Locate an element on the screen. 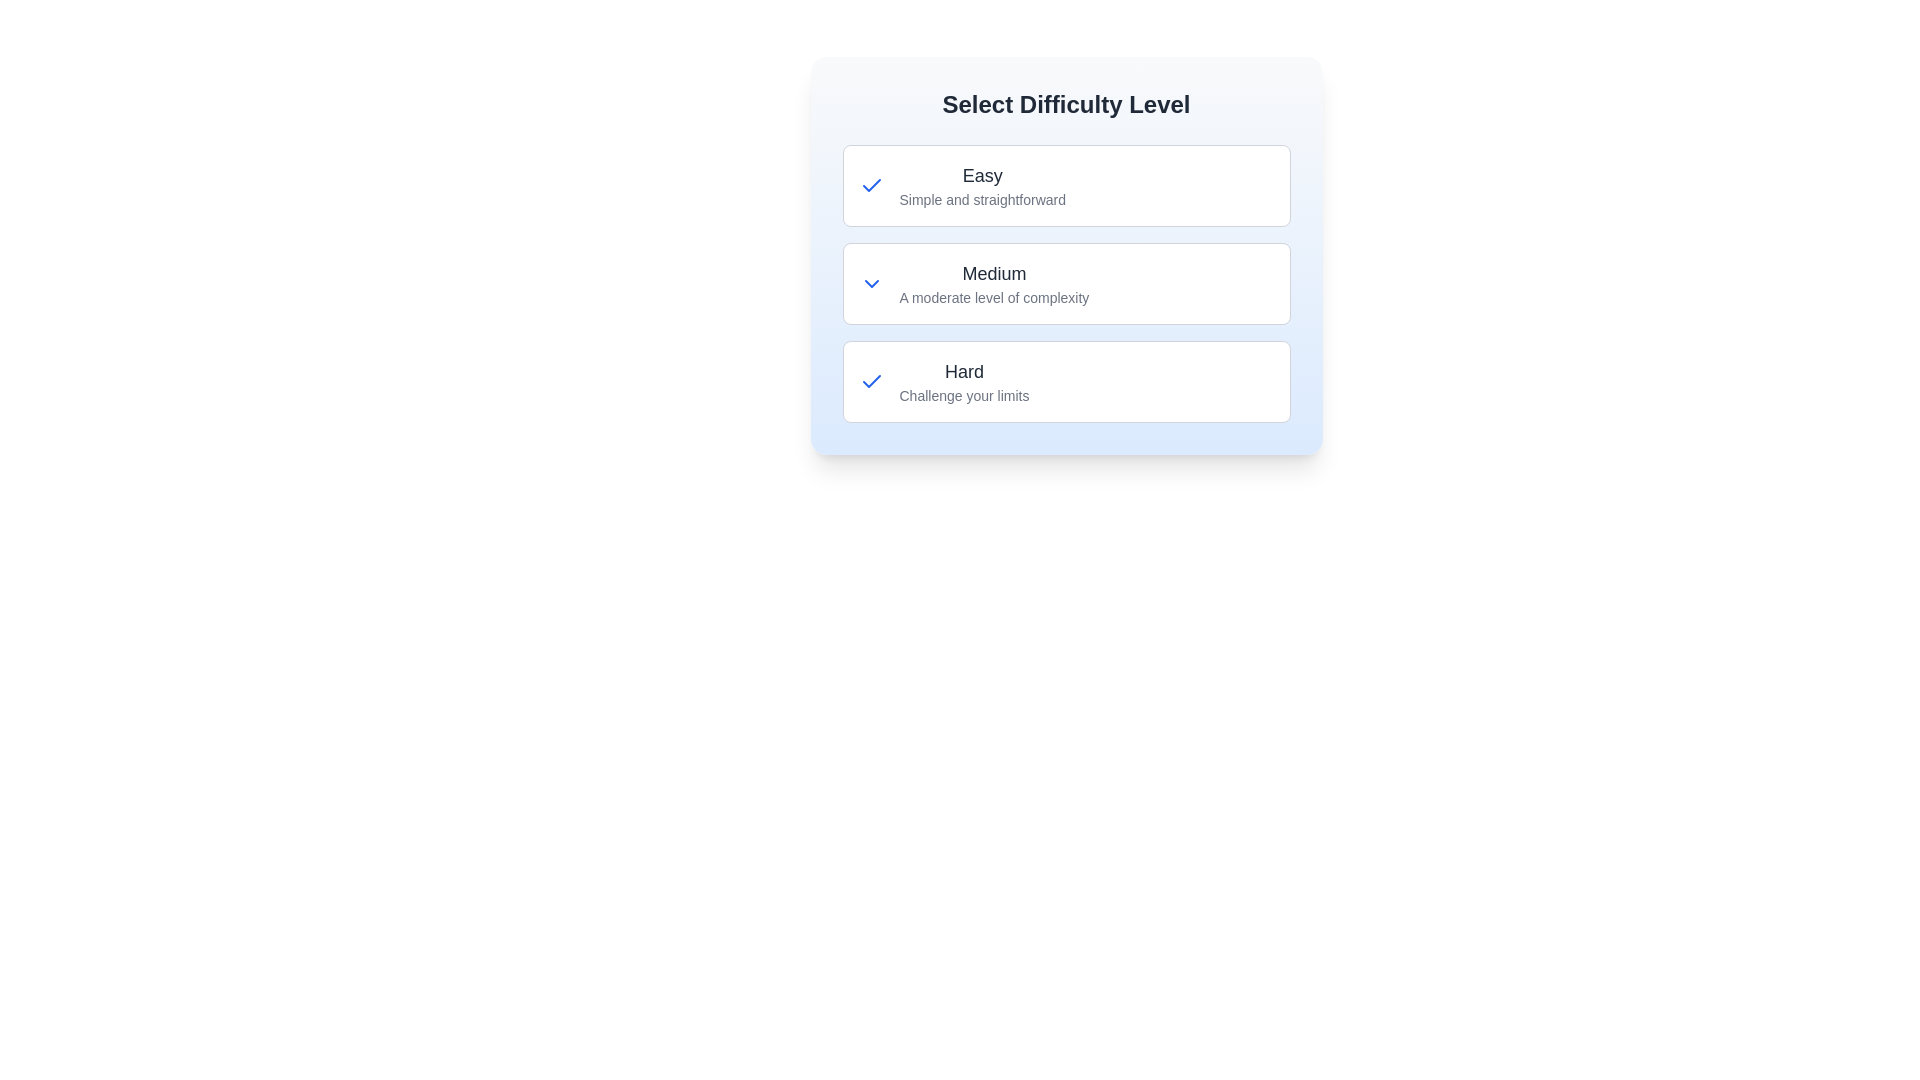 The image size is (1920, 1080). the 'Hard' difficulty level text display located in the third item of the vertically aligned list in the 'Select Difficulty Level' panel is located at coordinates (964, 381).